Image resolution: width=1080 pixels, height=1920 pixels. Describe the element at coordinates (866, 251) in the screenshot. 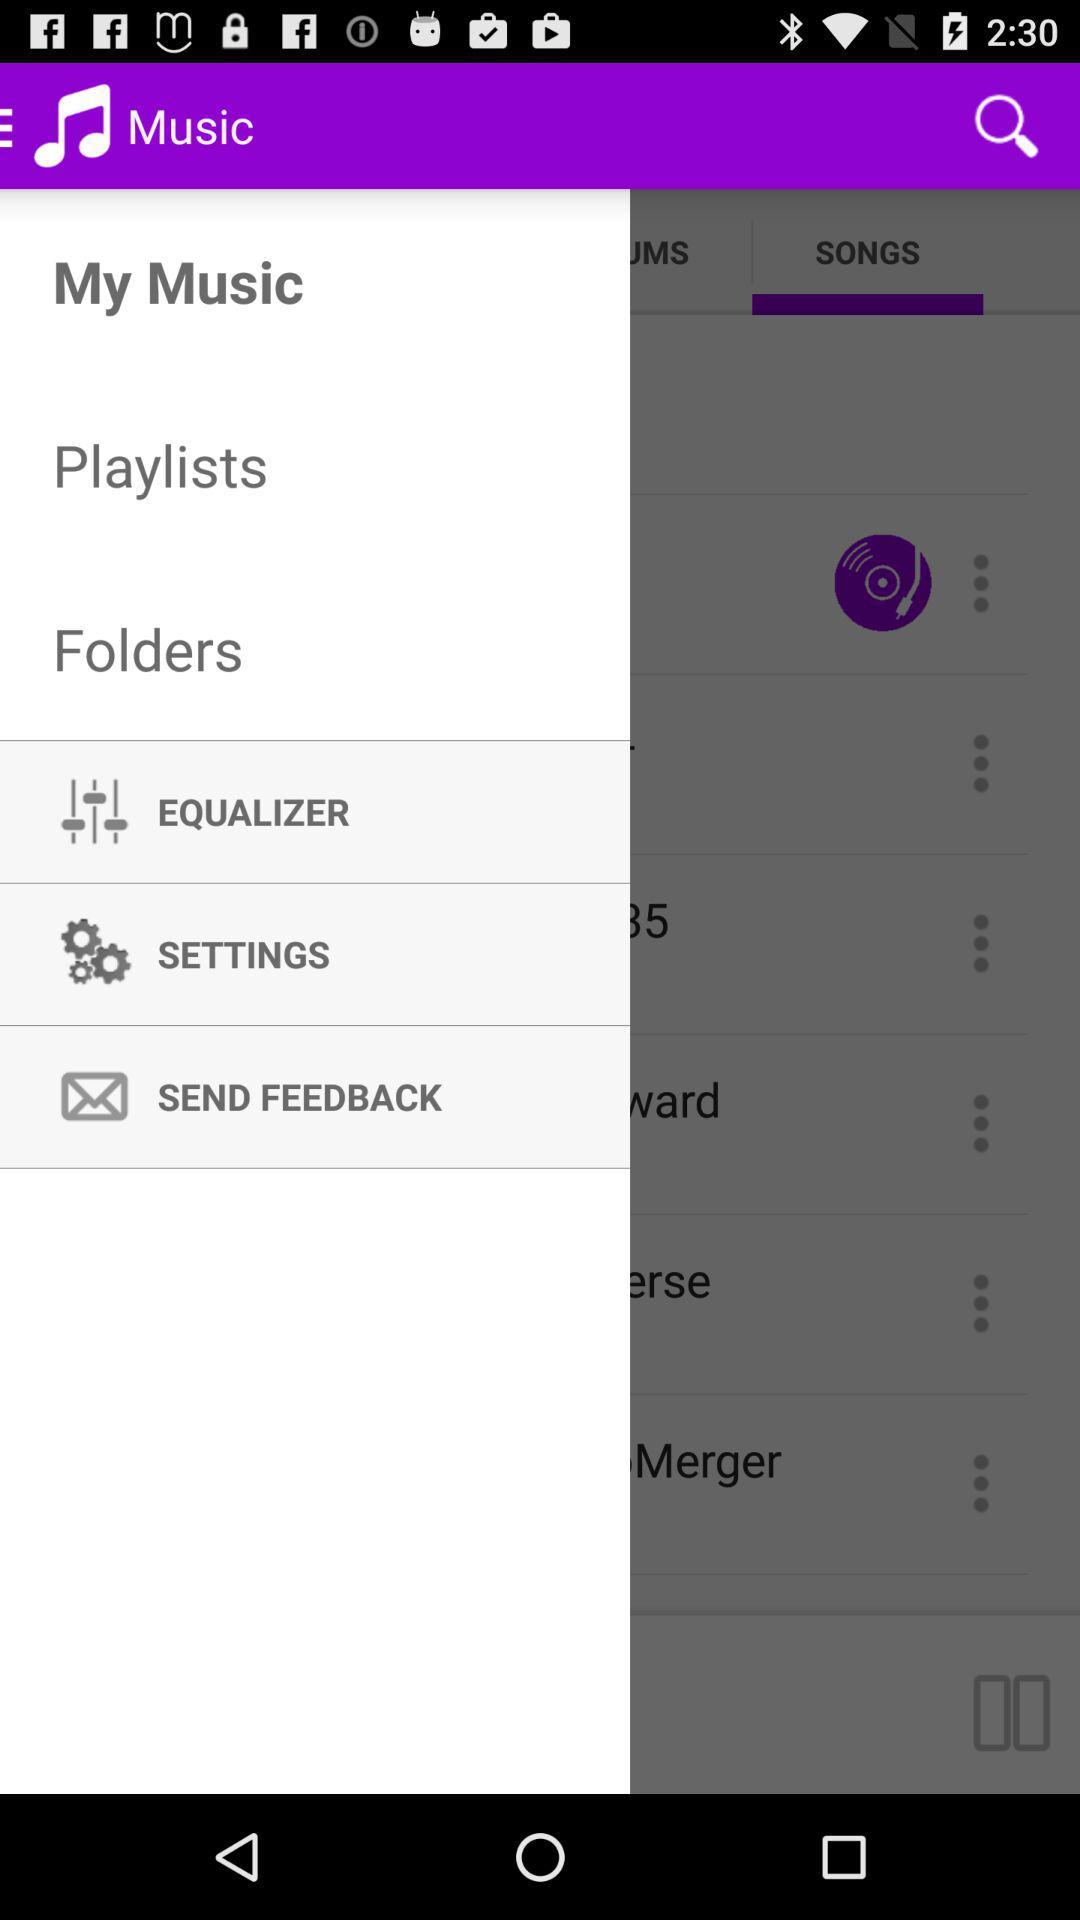

I see `the tab songs on the web page` at that location.